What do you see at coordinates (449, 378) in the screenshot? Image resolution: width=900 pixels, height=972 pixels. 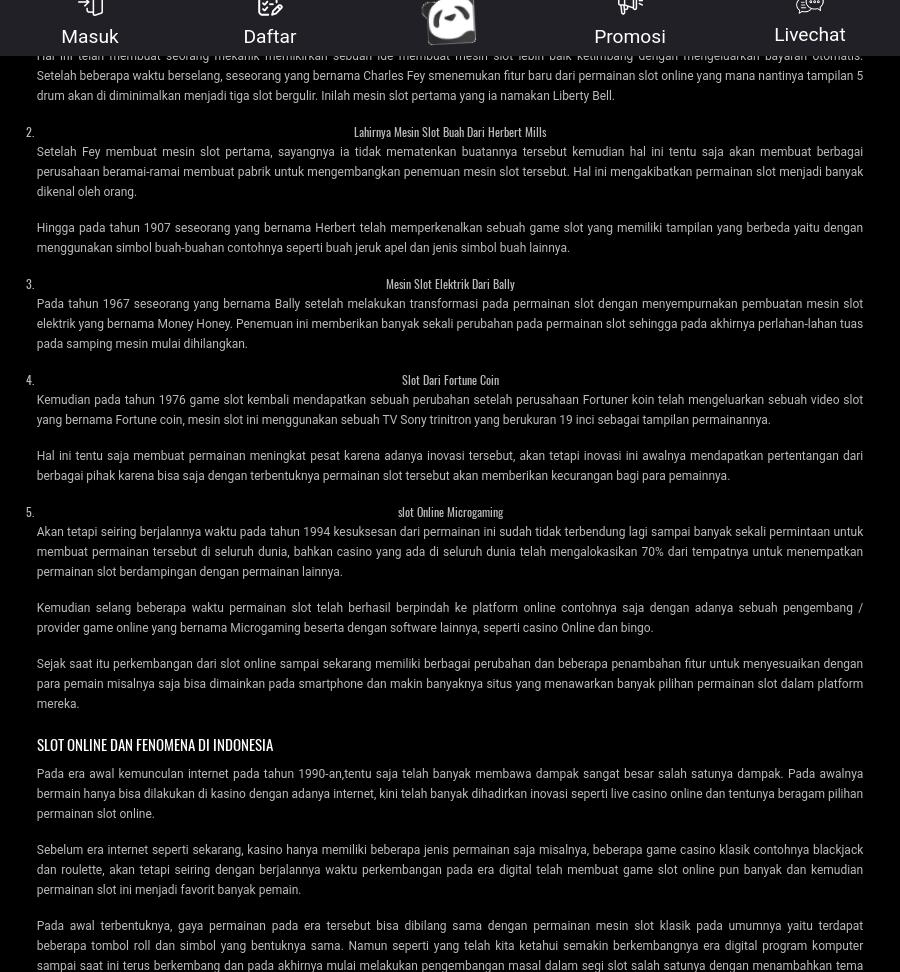 I see `'Slot Dari Fortune Coin'` at bounding box center [449, 378].